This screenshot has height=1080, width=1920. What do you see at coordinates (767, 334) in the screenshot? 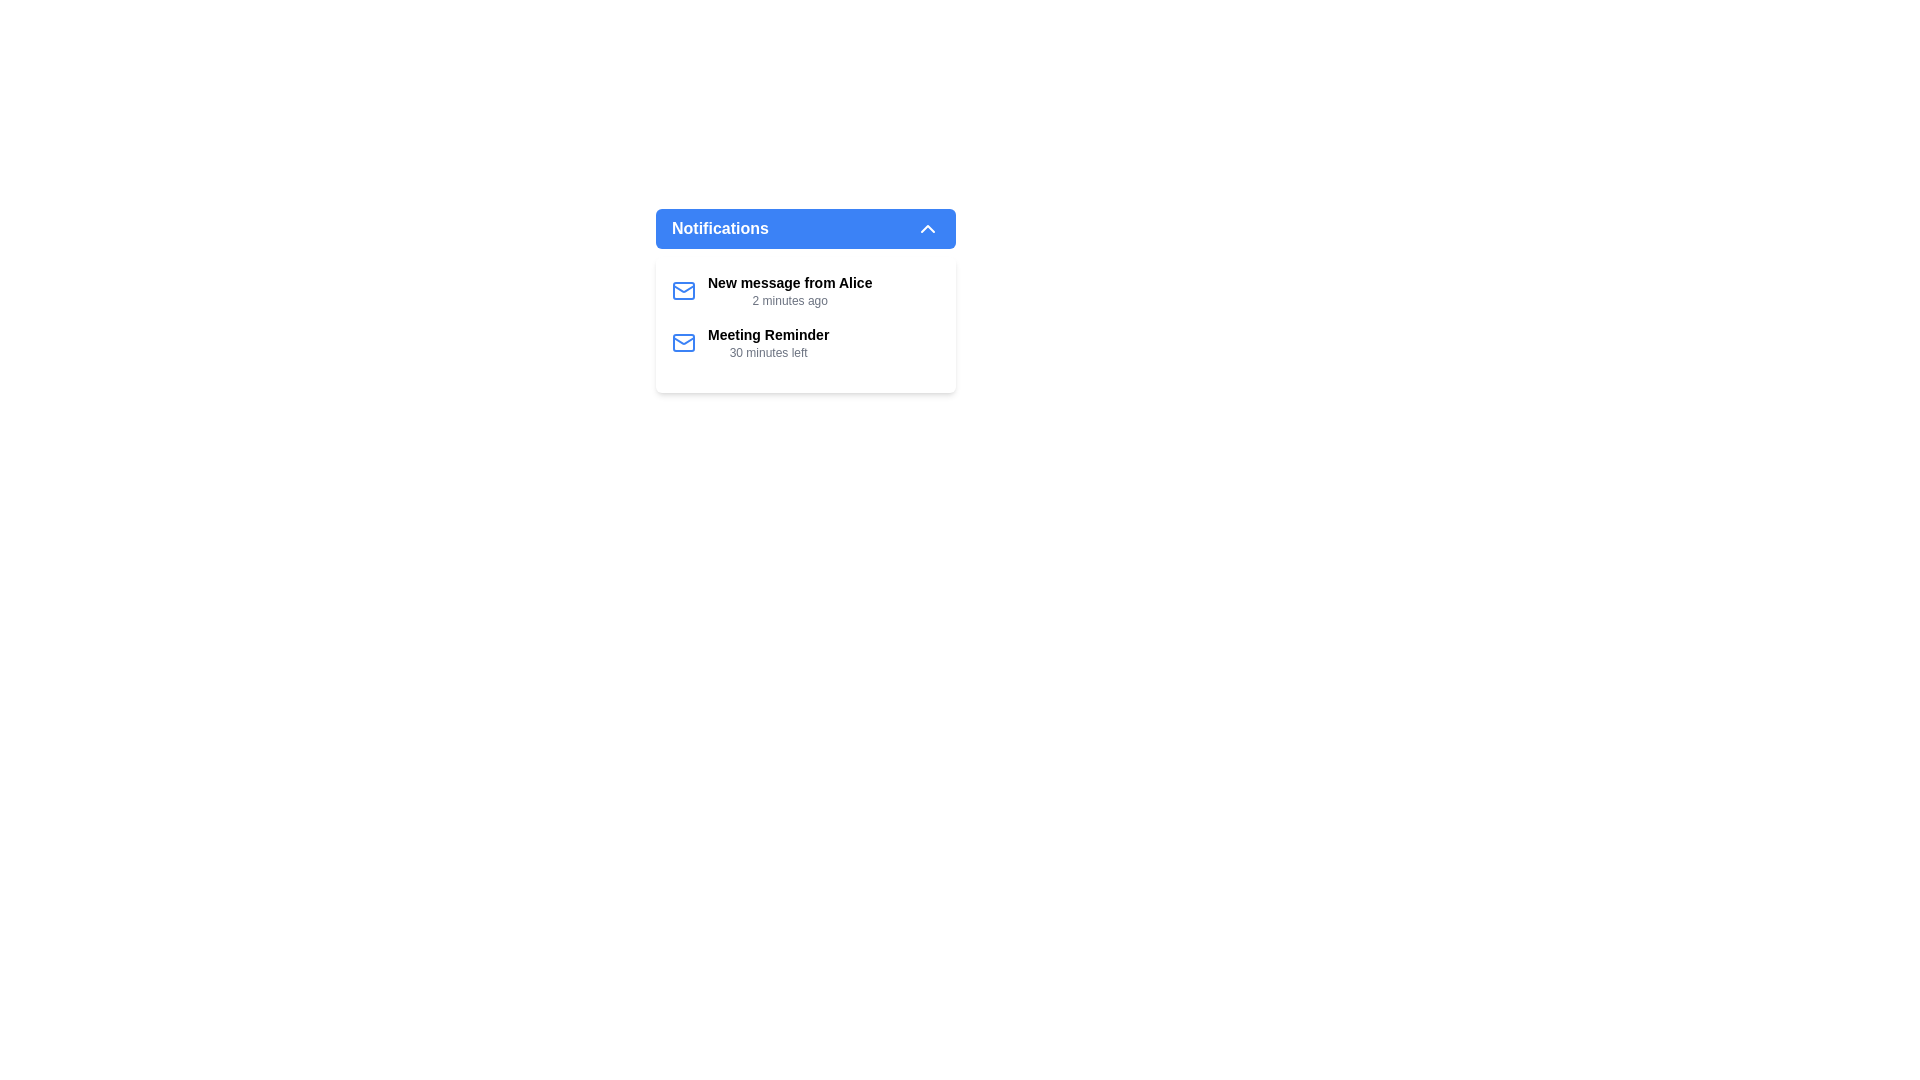
I see `the Text Label that serves as the title for the second notification entry under the 'Notifications' panel, which provides a summary of the notification's content` at bounding box center [767, 334].